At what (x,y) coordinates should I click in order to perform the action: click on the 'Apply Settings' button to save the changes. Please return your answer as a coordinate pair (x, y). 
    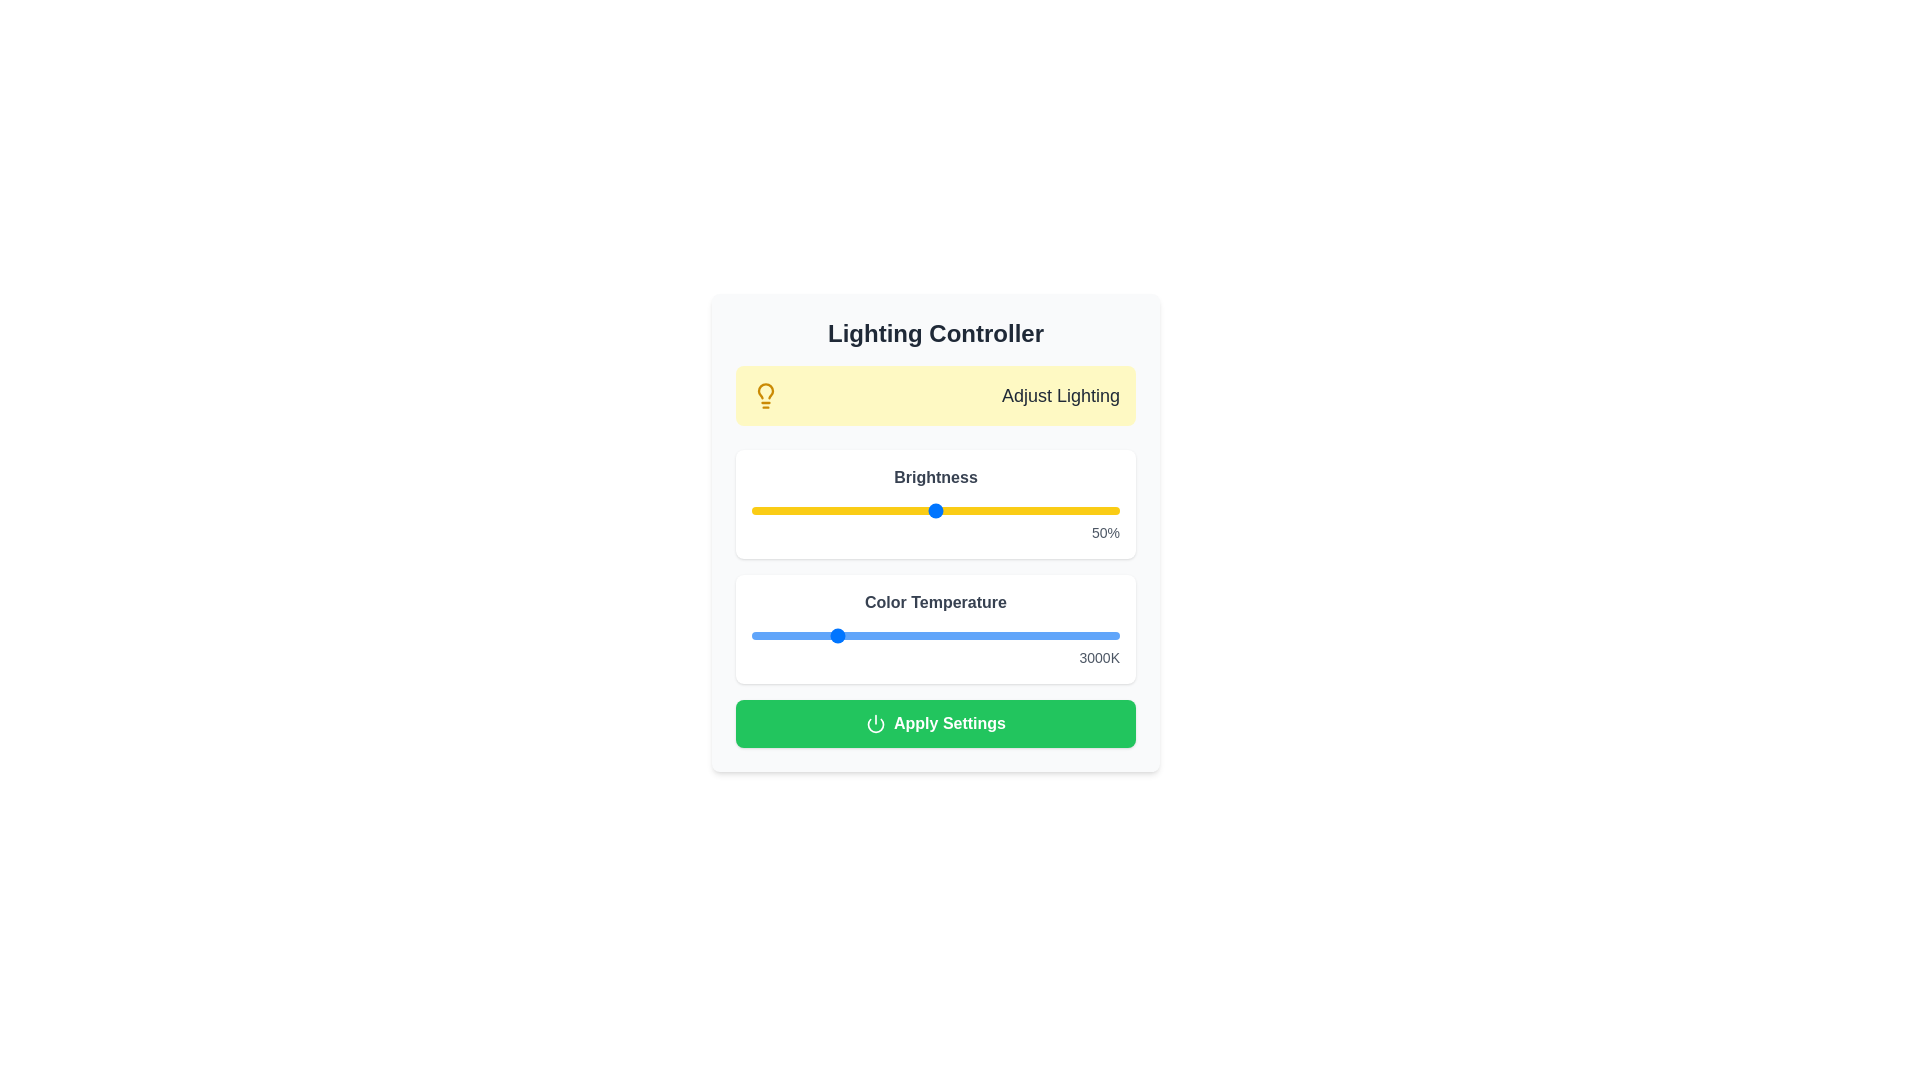
    Looking at the image, I should click on (935, 724).